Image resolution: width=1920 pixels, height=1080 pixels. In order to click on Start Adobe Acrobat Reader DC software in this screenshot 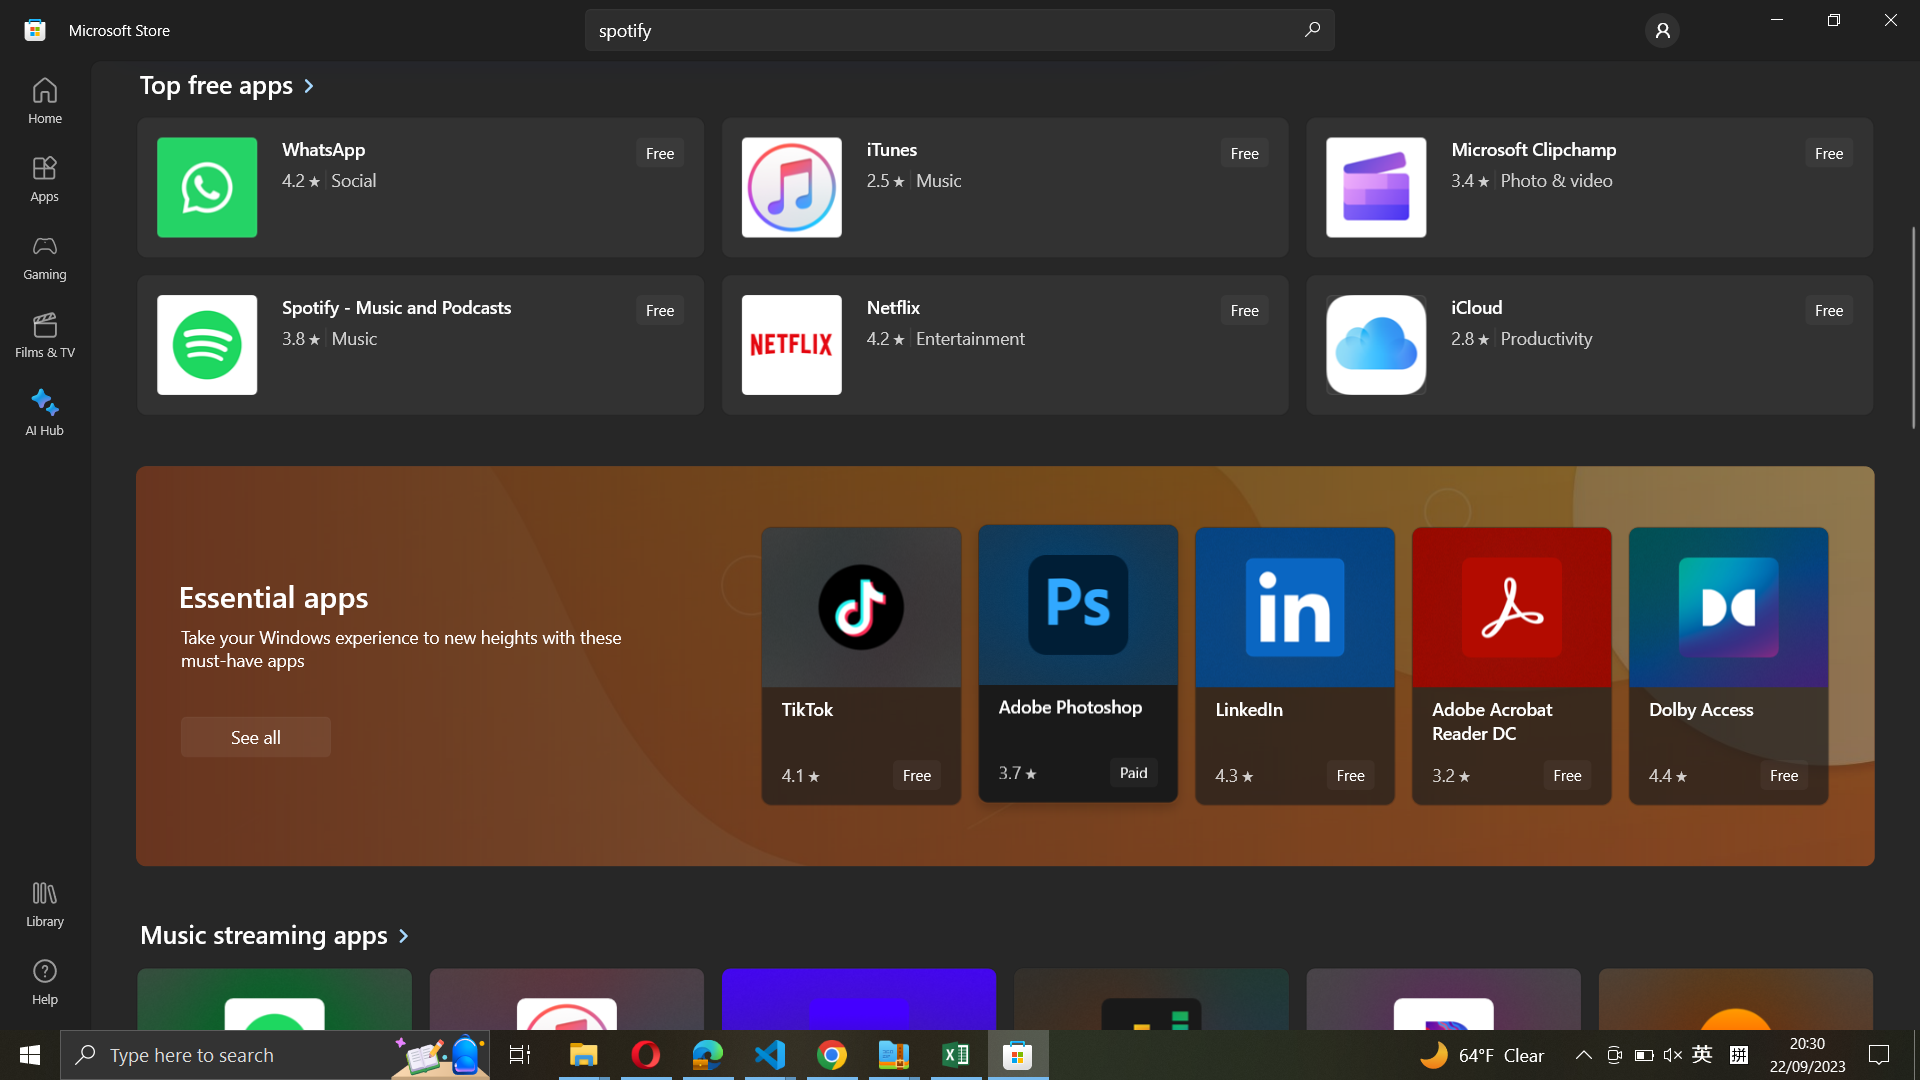, I will do `click(1513, 666)`.